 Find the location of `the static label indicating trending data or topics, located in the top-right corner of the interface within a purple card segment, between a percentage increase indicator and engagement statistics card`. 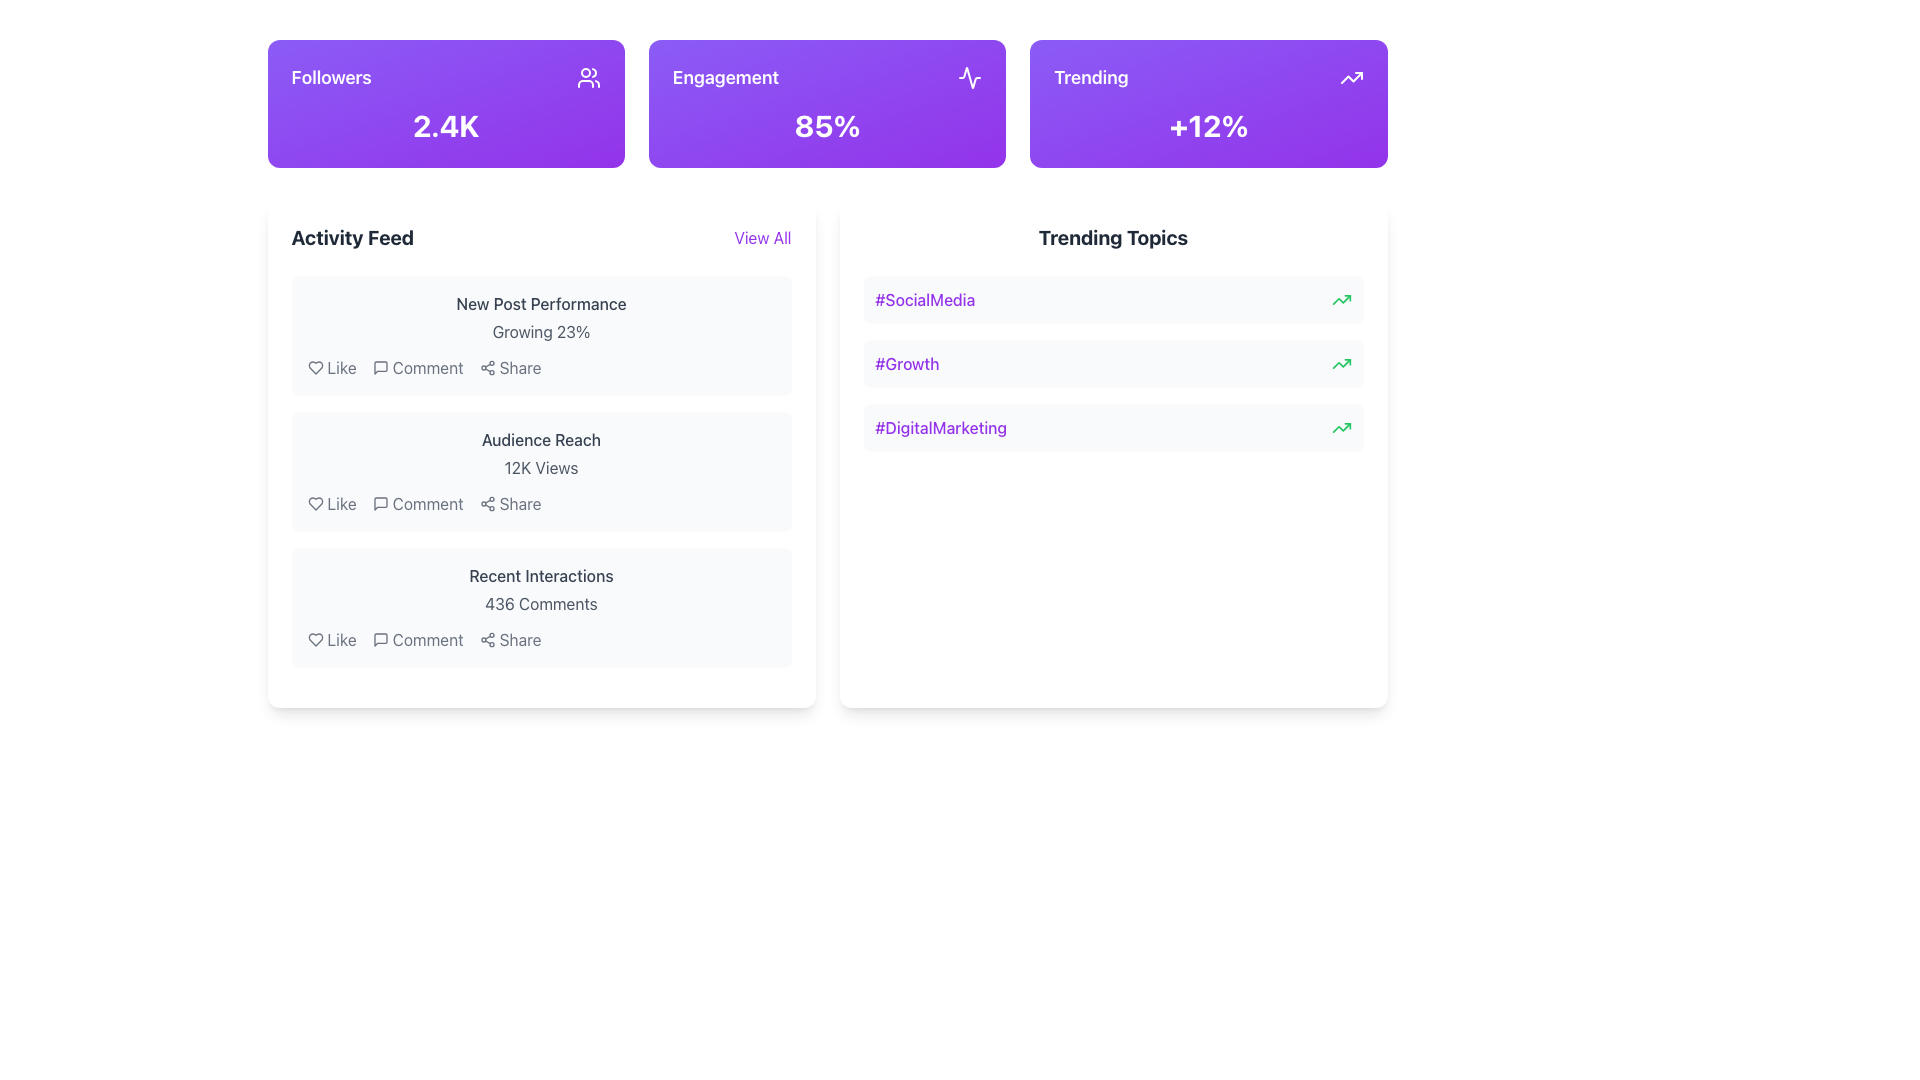

the static label indicating trending data or topics, located in the top-right corner of the interface within a purple card segment, between a percentage increase indicator and engagement statistics card is located at coordinates (1090, 76).